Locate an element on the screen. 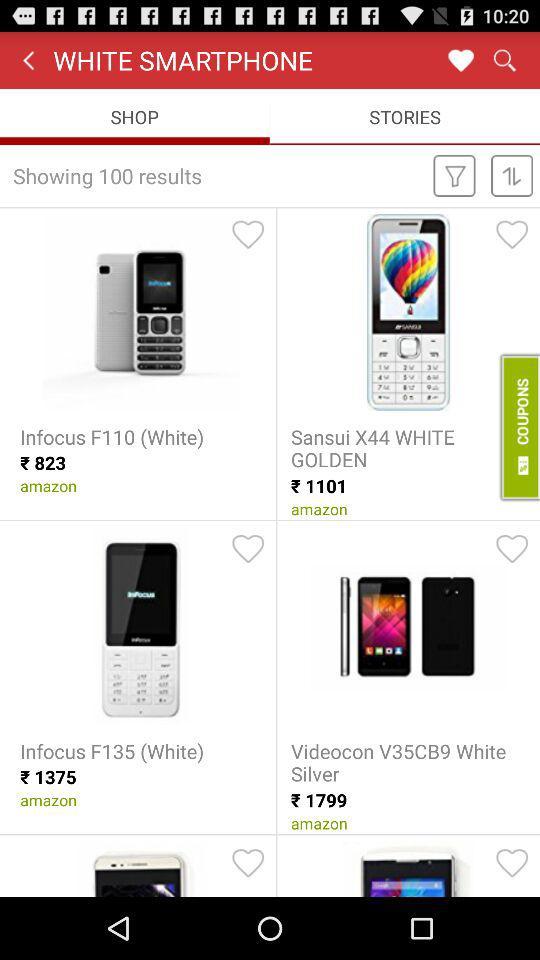 The height and width of the screenshot is (960, 540). the filter icon is located at coordinates (454, 188).